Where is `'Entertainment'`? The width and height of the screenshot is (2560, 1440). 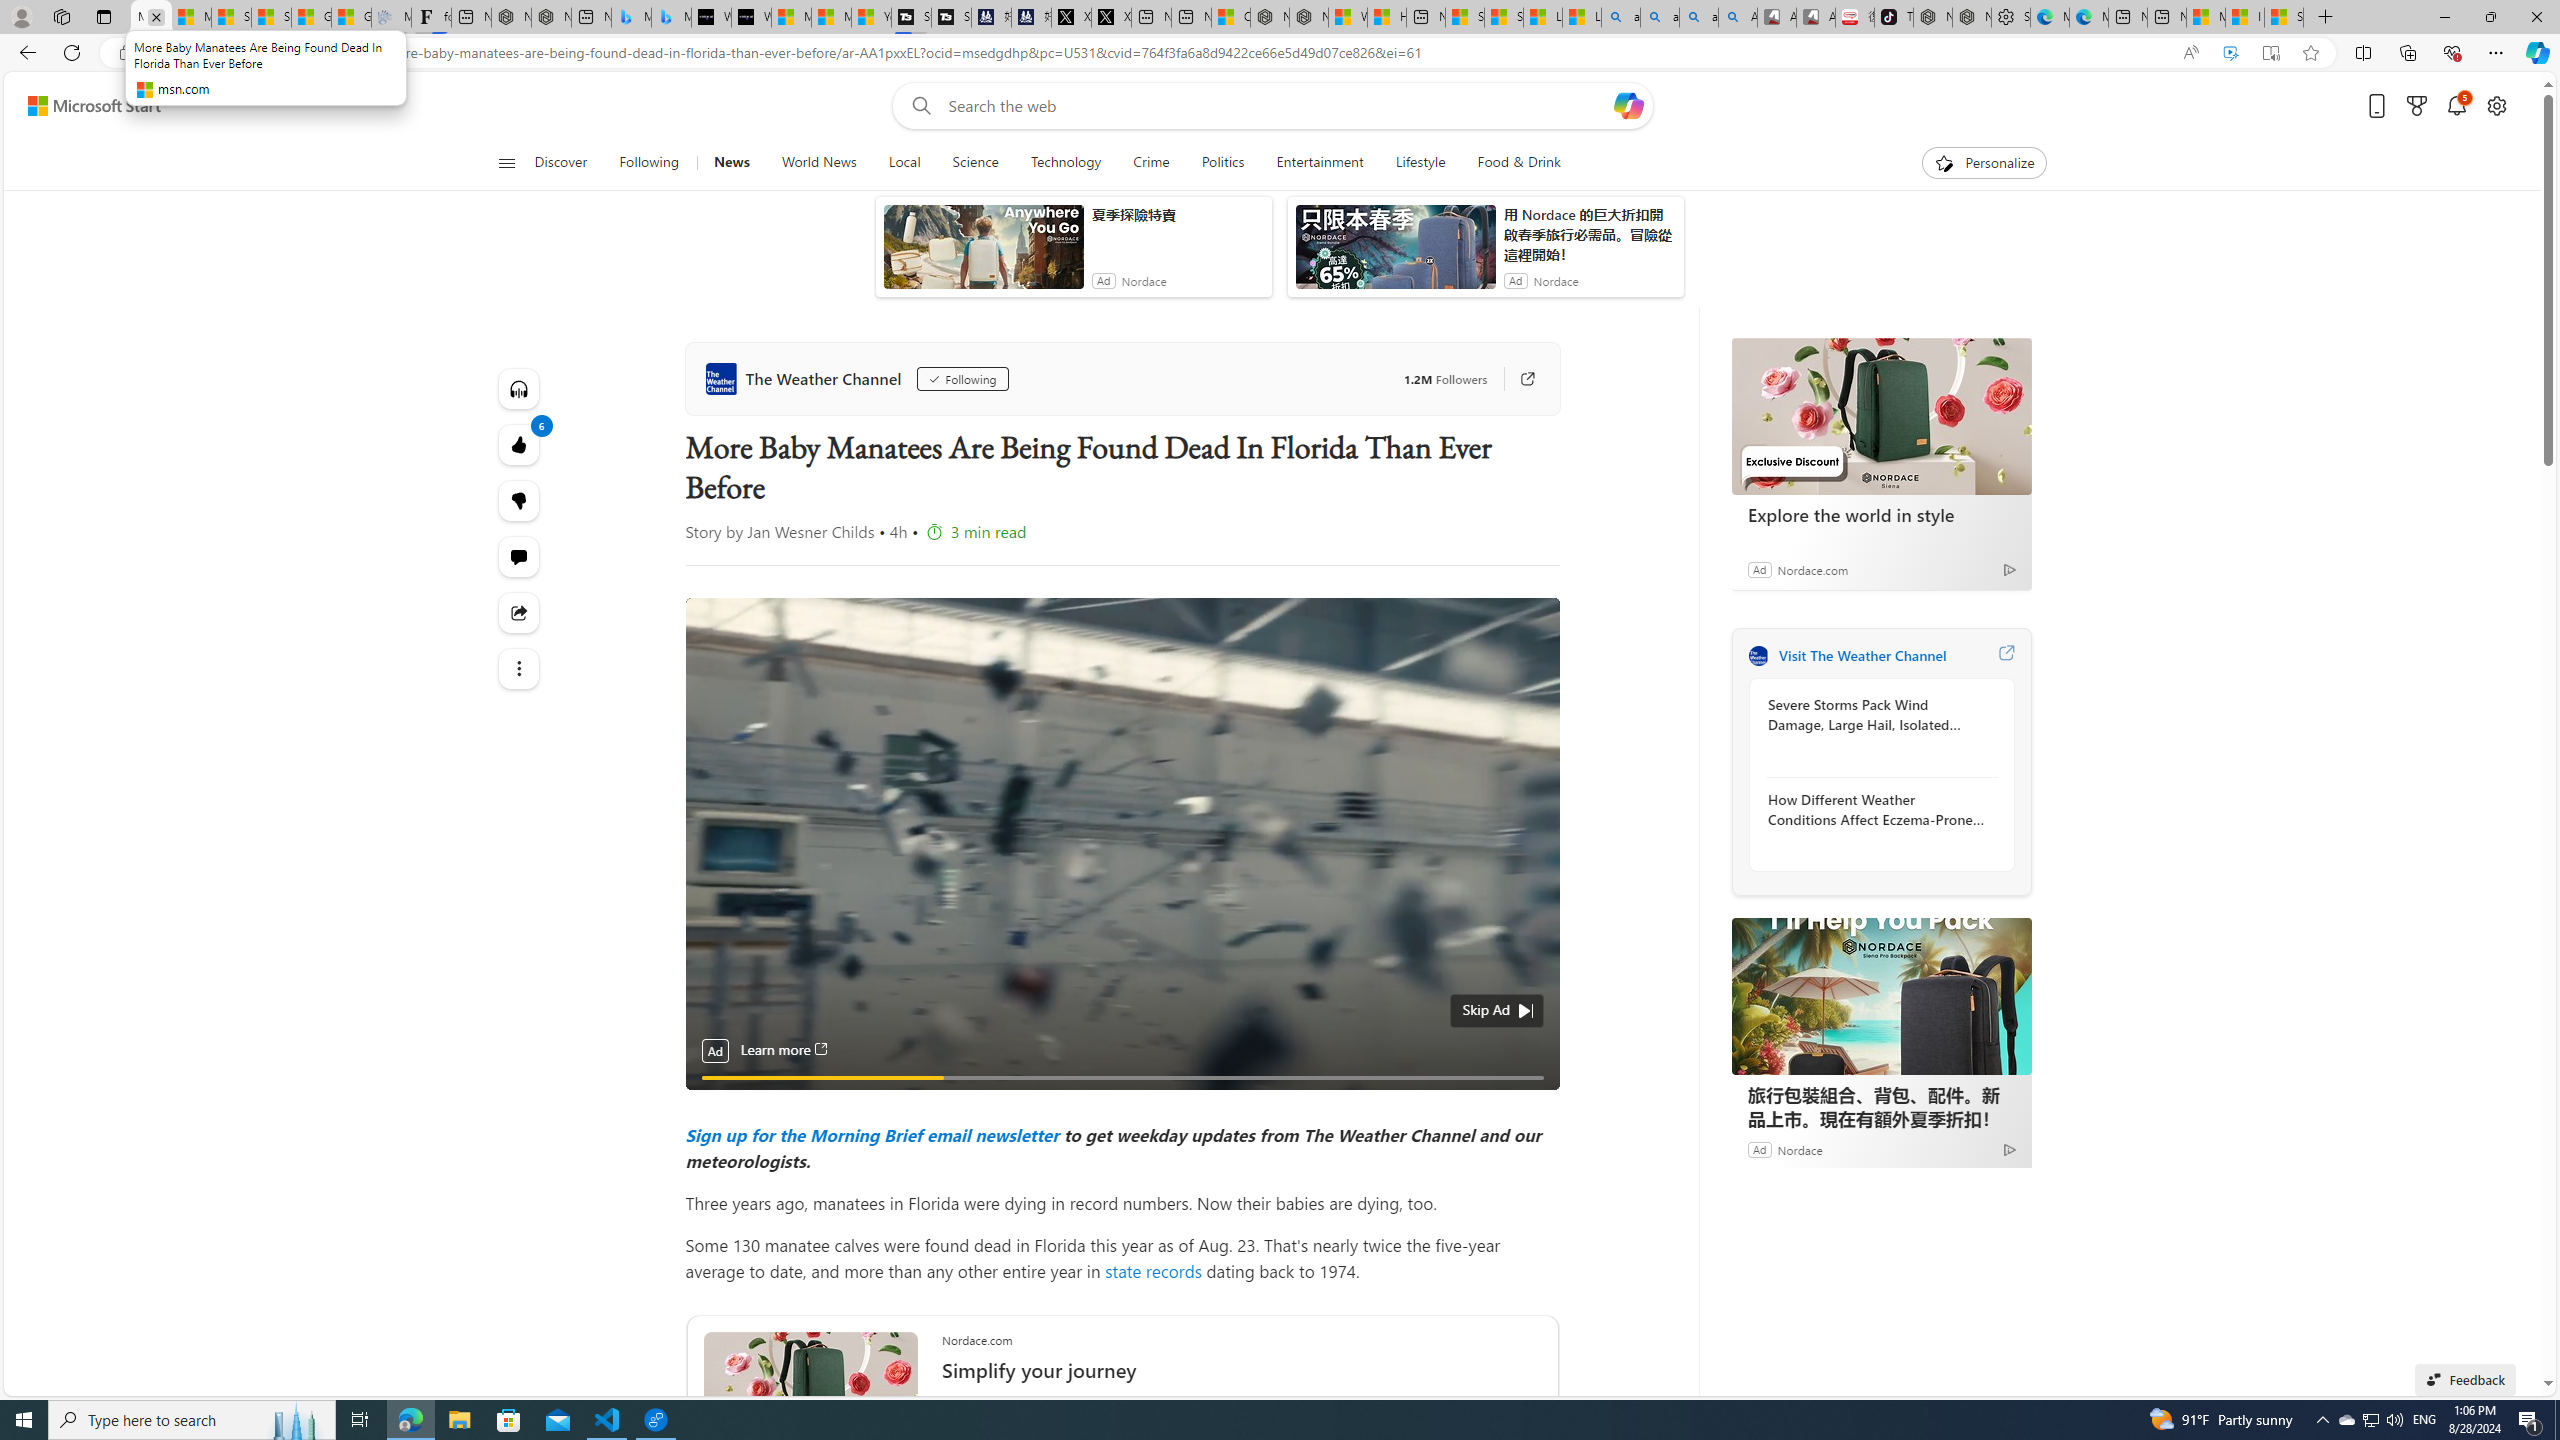
'Entertainment' is located at coordinates (1318, 162).